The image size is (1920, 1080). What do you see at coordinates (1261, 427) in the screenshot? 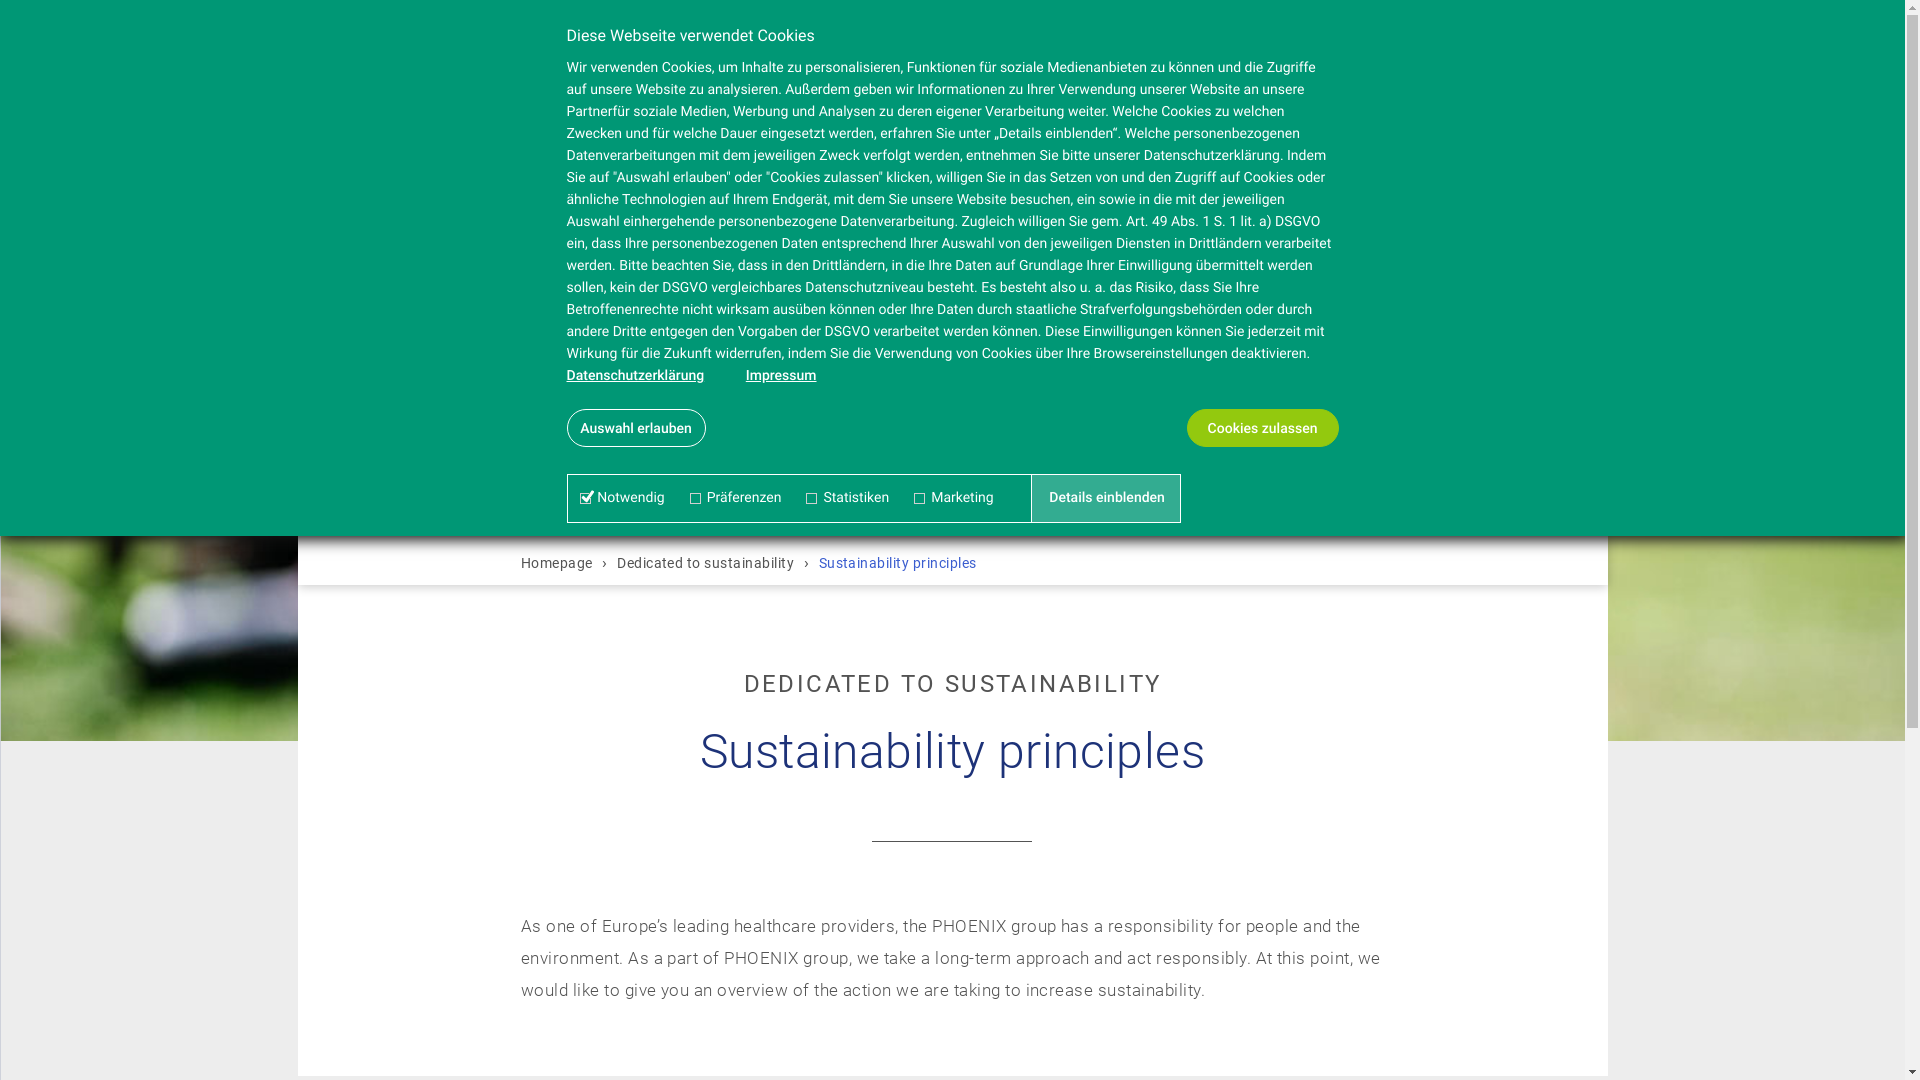
I see `'Cookies zulassen'` at bounding box center [1261, 427].